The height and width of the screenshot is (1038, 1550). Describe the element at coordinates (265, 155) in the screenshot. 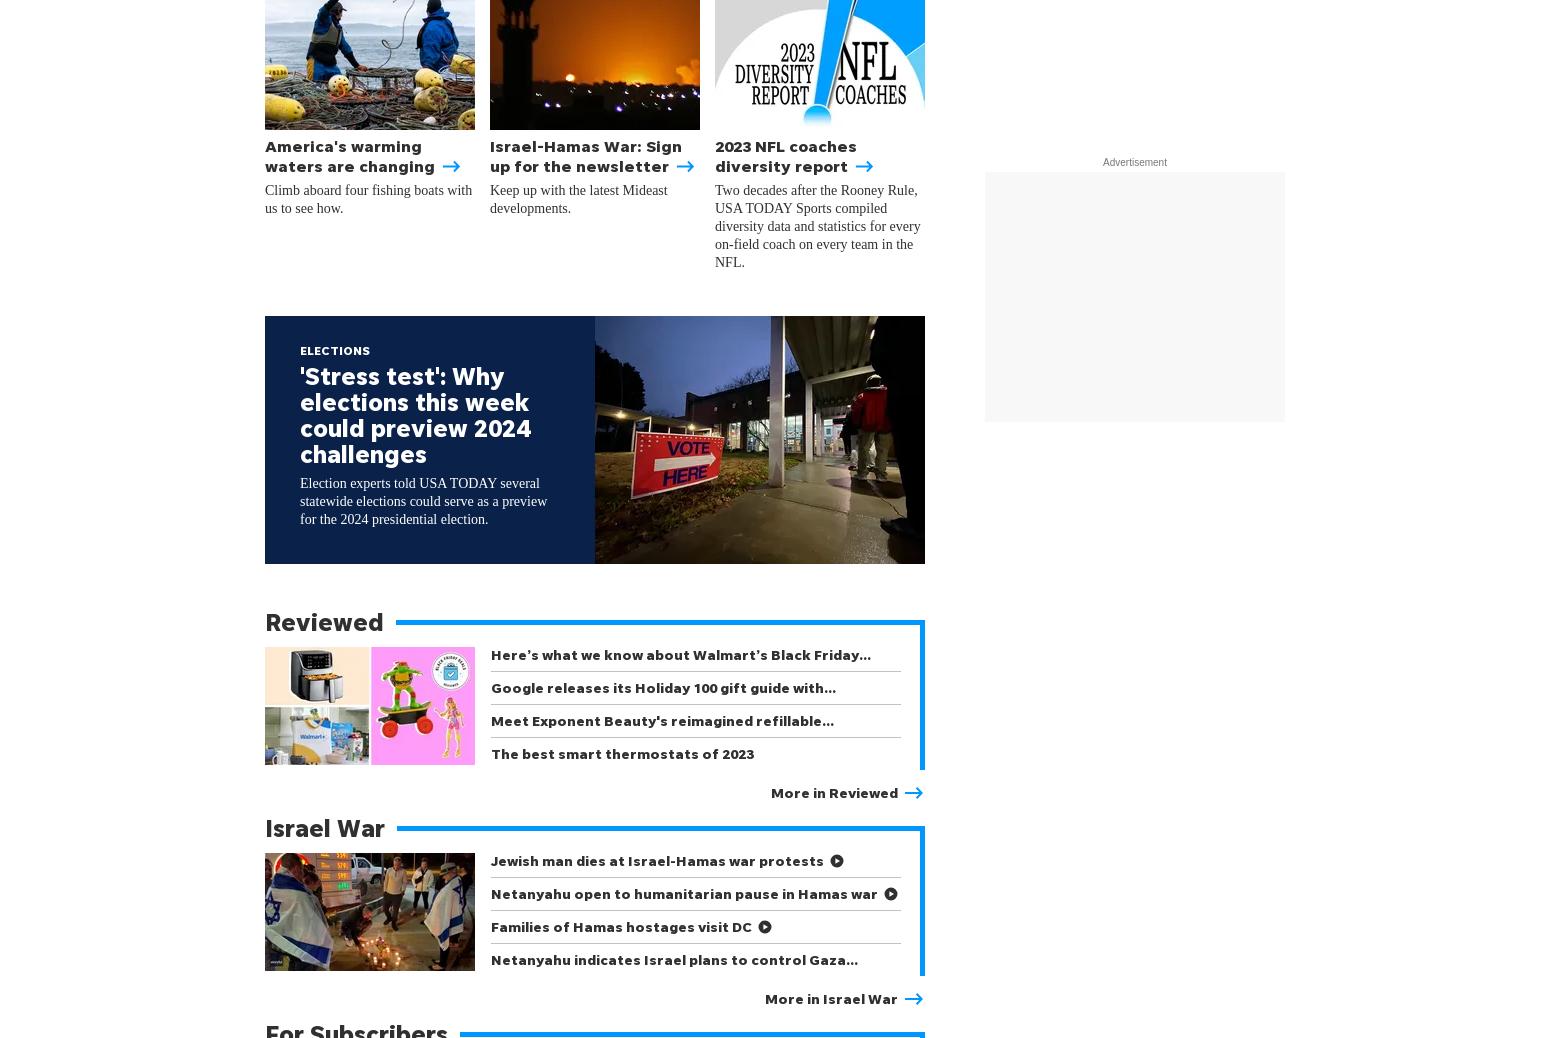

I see `'America's warming waters are changing'` at that location.